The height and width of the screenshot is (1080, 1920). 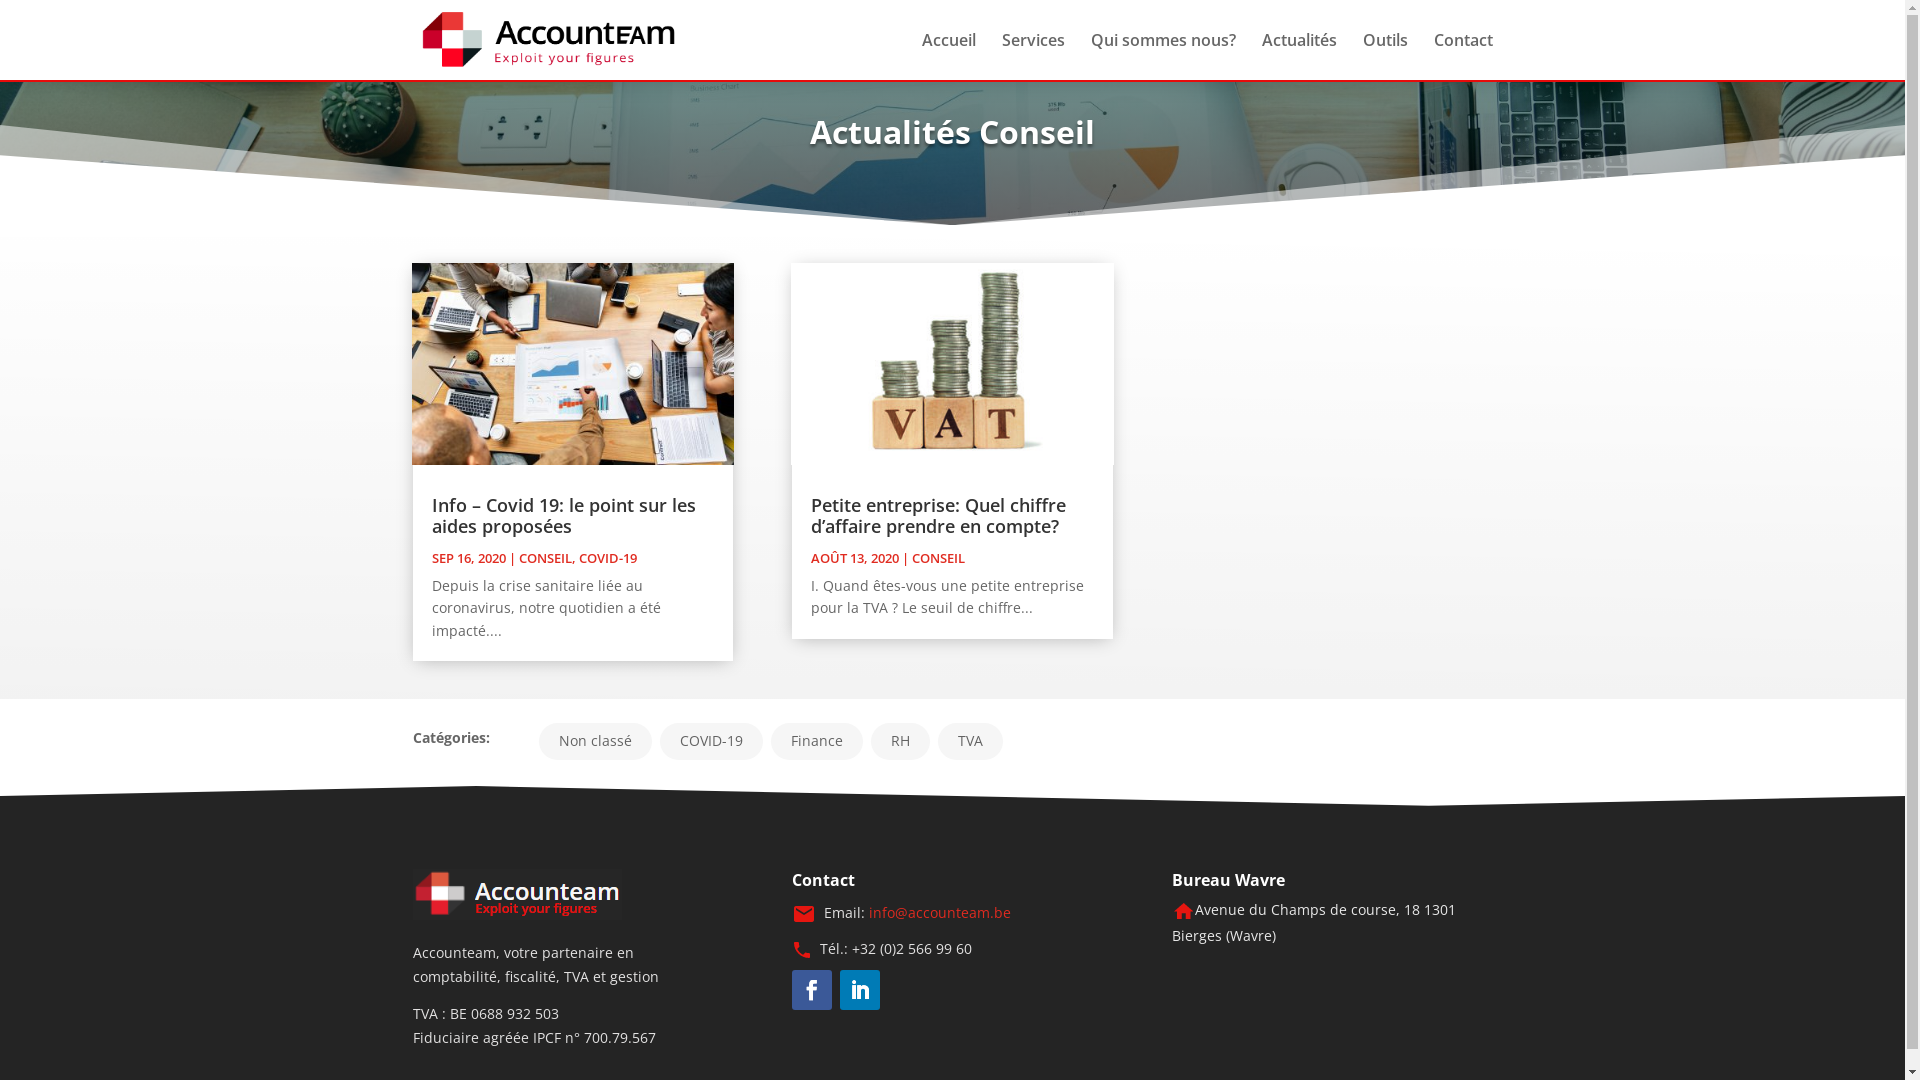 I want to click on 'CONSEIL', so click(x=911, y=558).